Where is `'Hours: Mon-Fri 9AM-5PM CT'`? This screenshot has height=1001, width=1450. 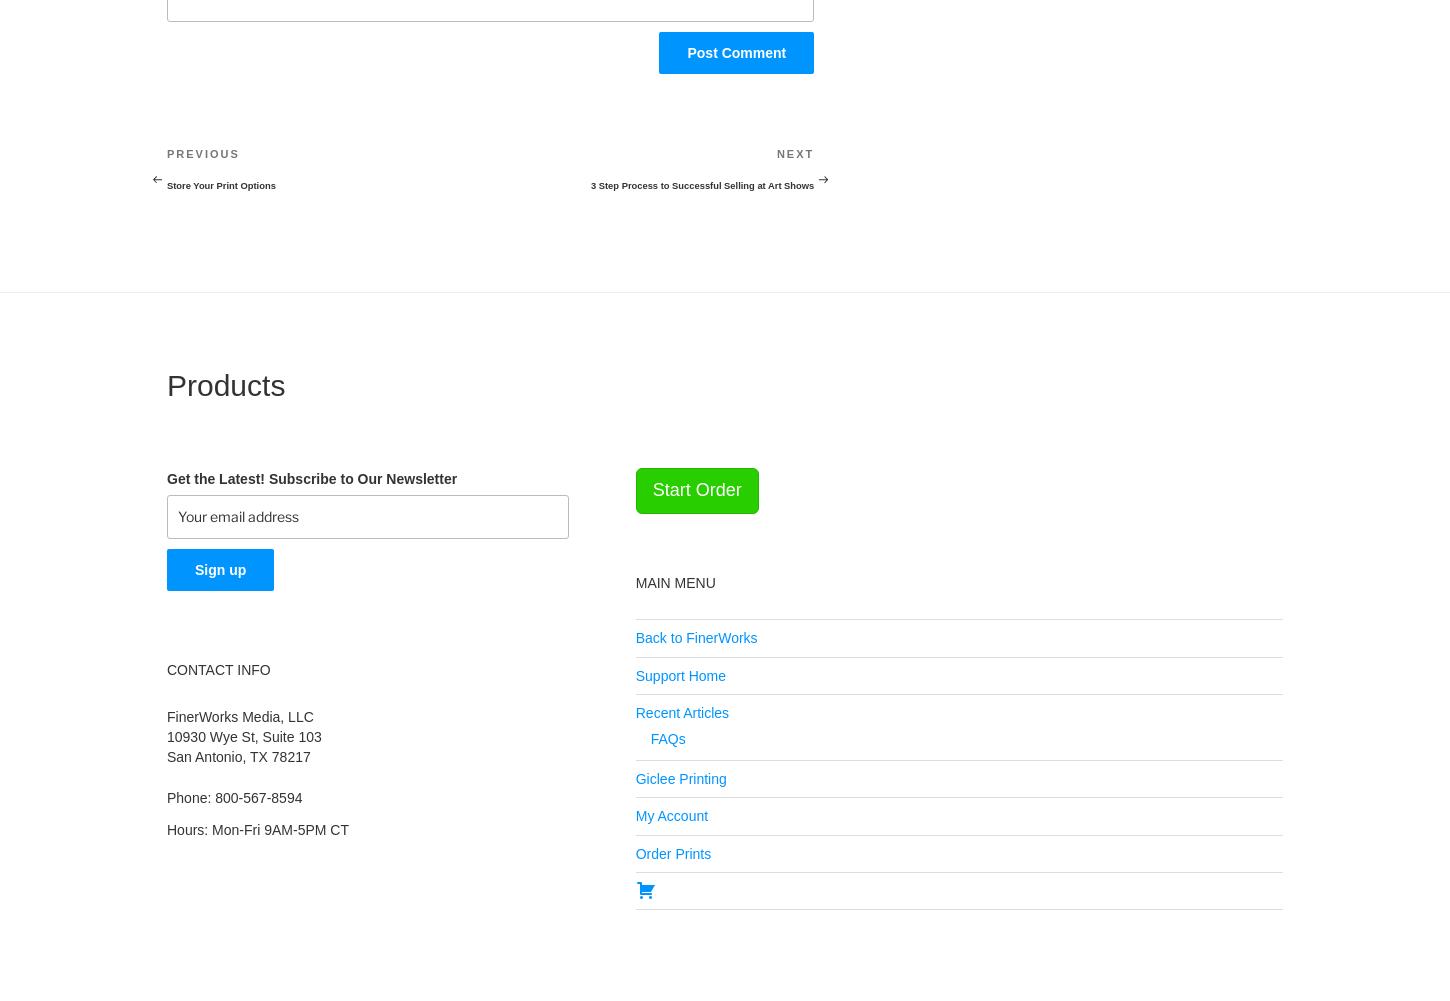 'Hours: Mon-Fri 9AM-5PM CT' is located at coordinates (257, 829).